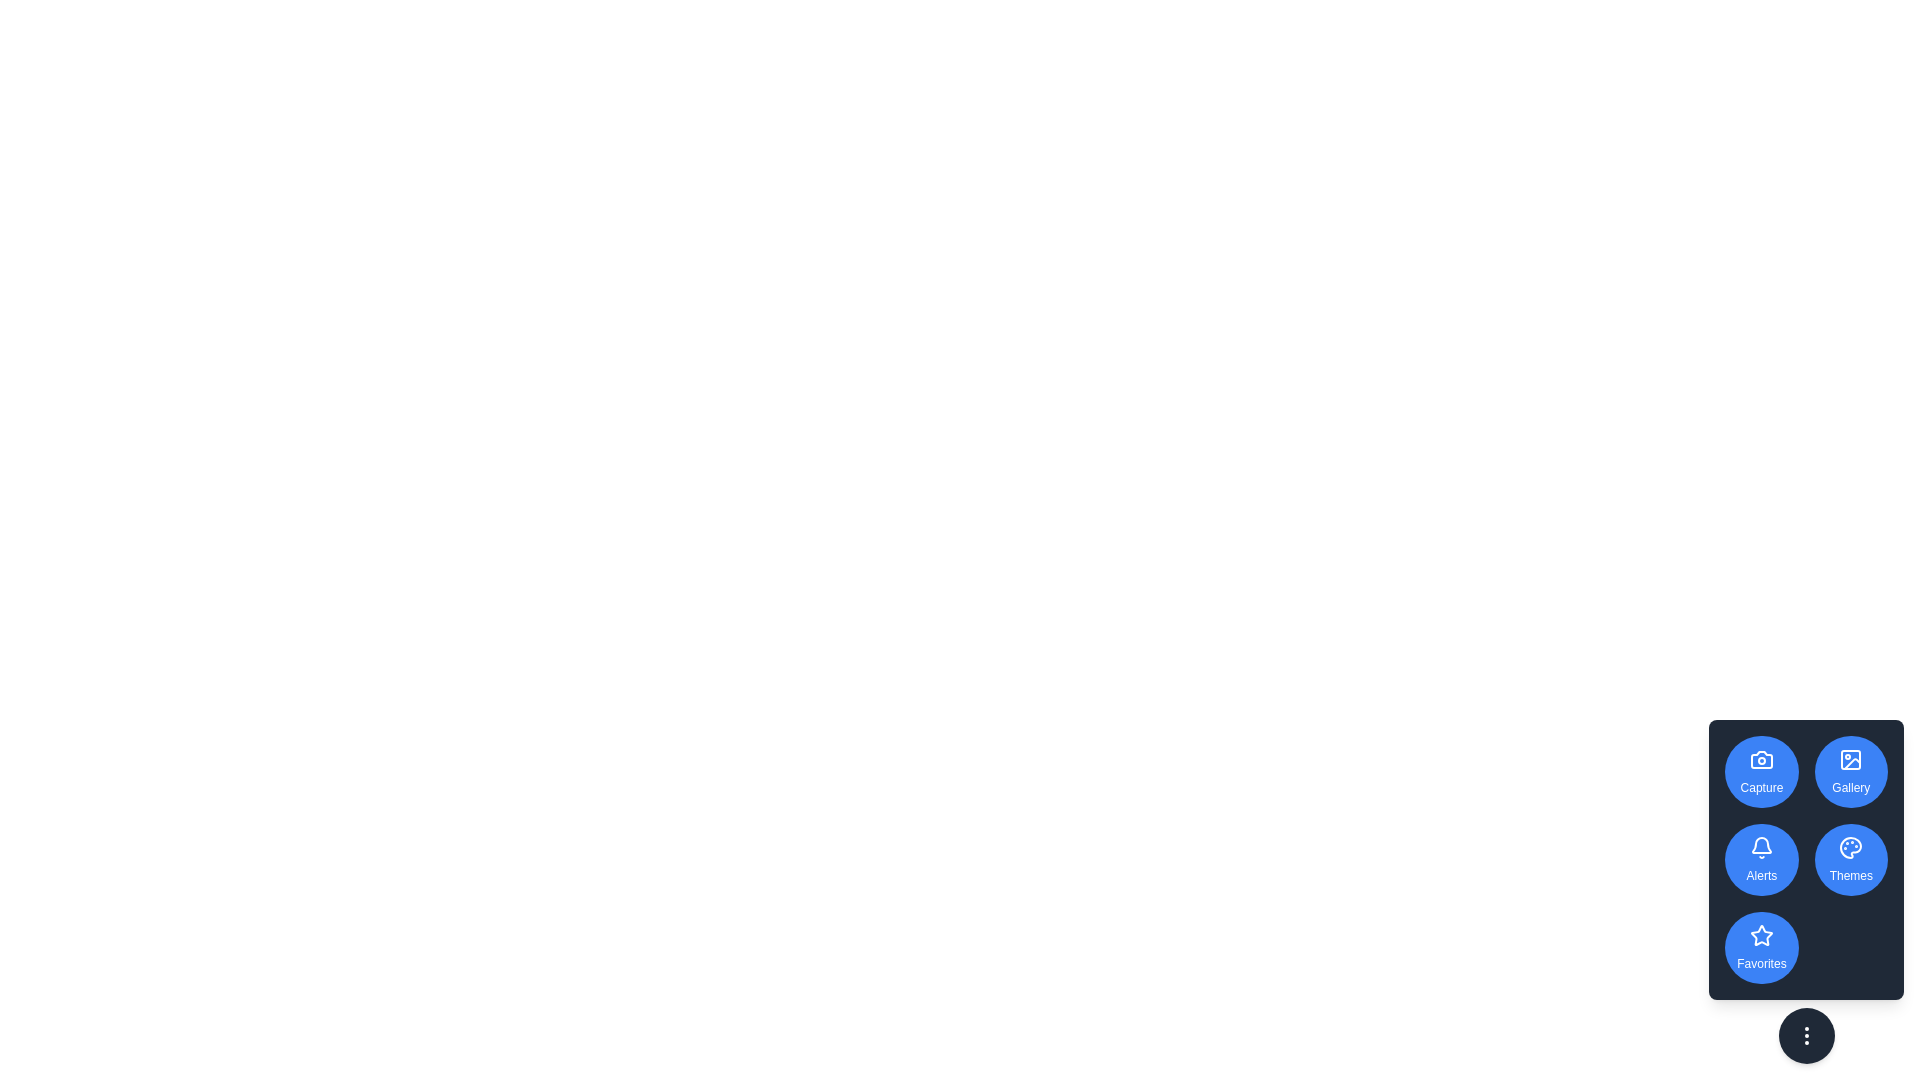 The width and height of the screenshot is (1920, 1080). What do you see at coordinates (1761, 947) in the screenshot?
I see `the 'Favorites' button to manage favorite items` at bounding box center [1761, 947].